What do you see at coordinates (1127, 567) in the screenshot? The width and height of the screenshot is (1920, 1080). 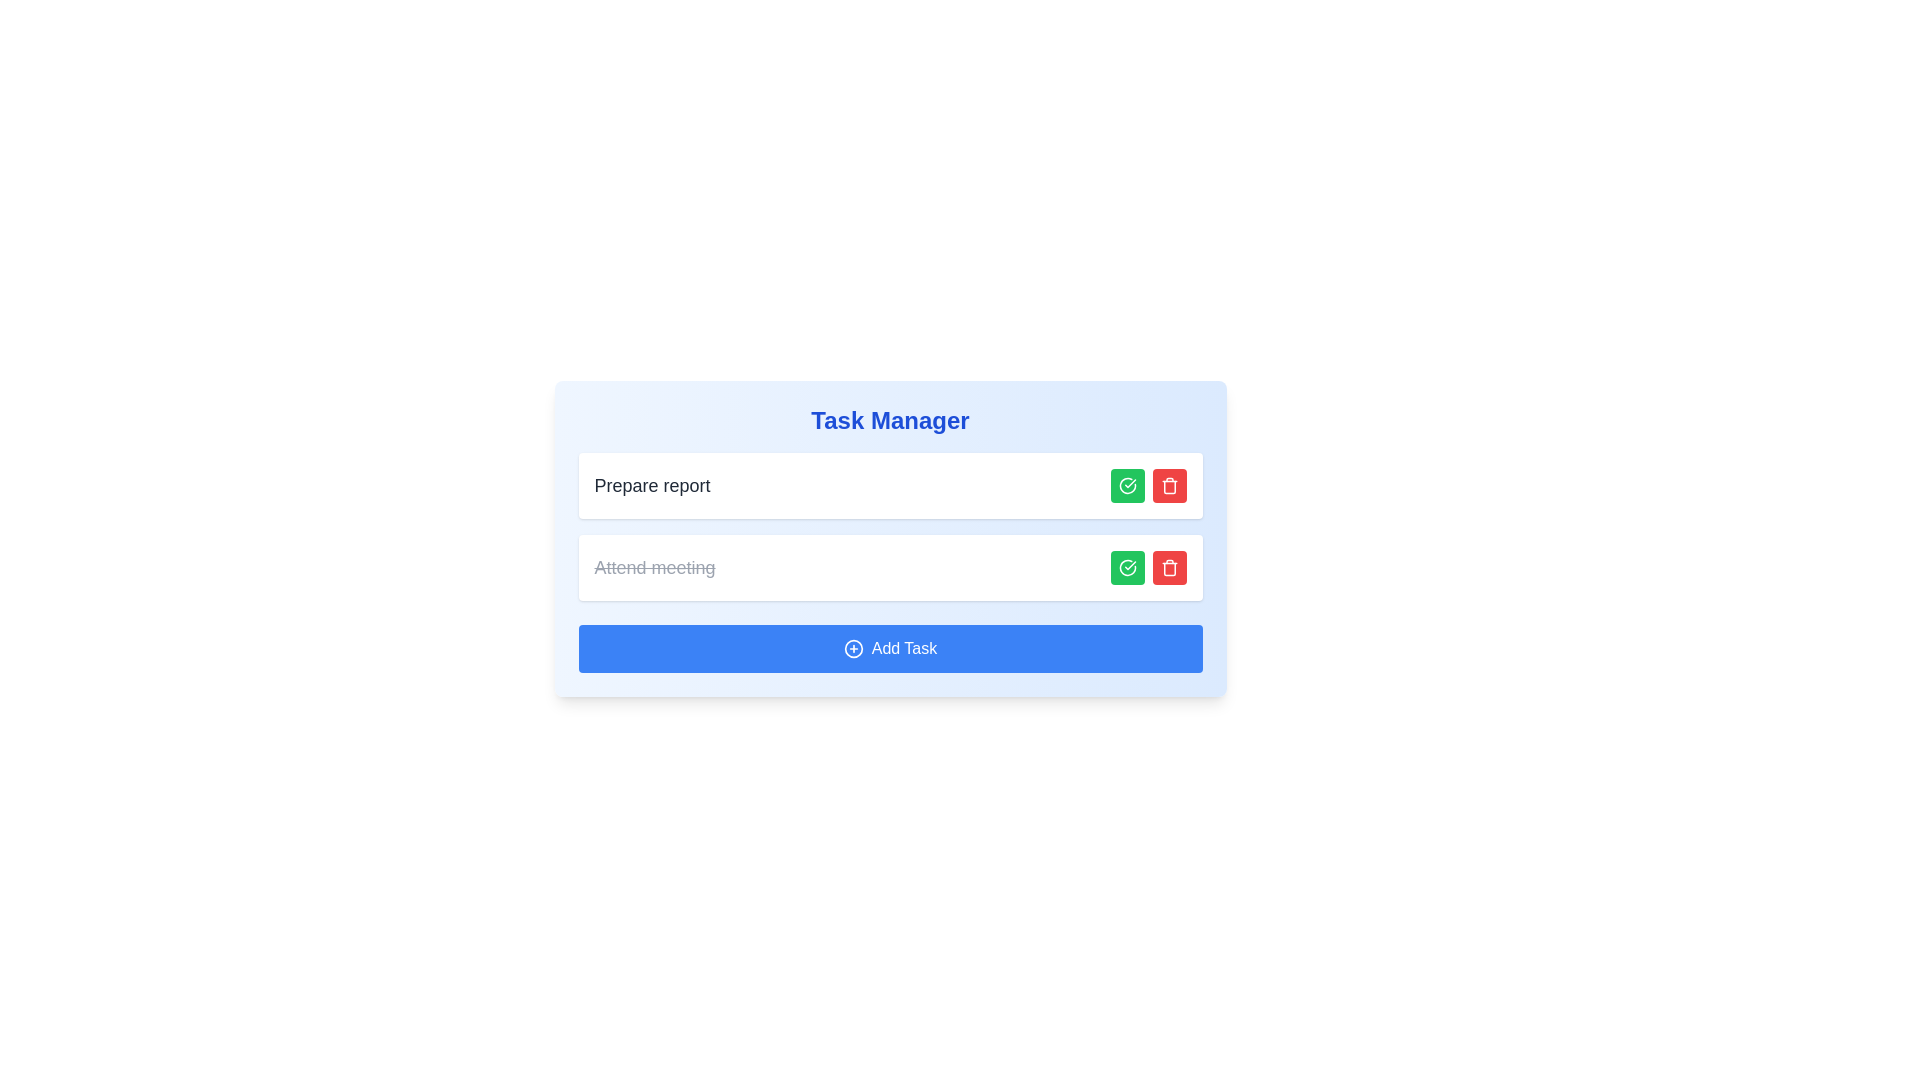 I see `the green check icon button located to the left of the 'Attend meeting' task in the task manager interface to mark the task as complete` at bounding box center [1127, 567].